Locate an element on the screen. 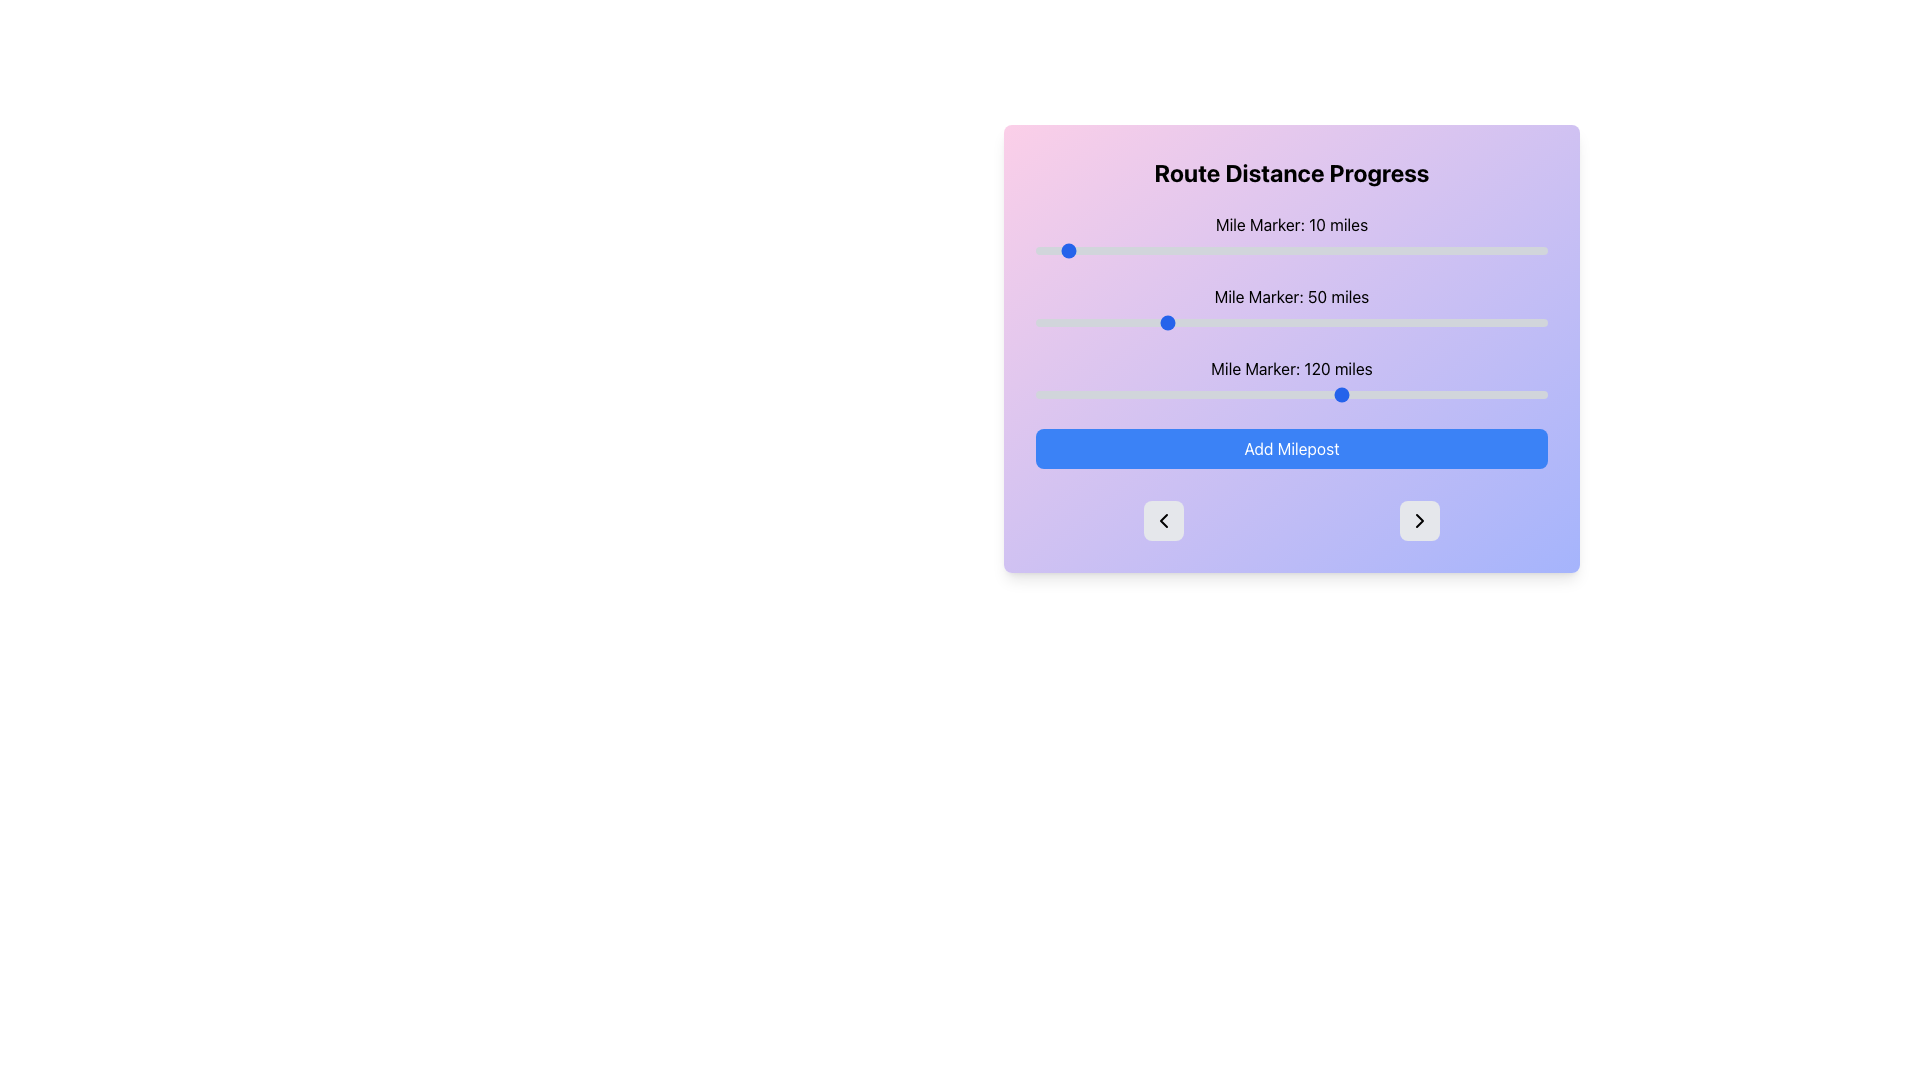 The width and height of the screenshot is (1920, 1080). the navigational button with an embedded chevron icon located at the bottom-right corner of the interface to trigger a visual response is located at coordinates (1419, 519).